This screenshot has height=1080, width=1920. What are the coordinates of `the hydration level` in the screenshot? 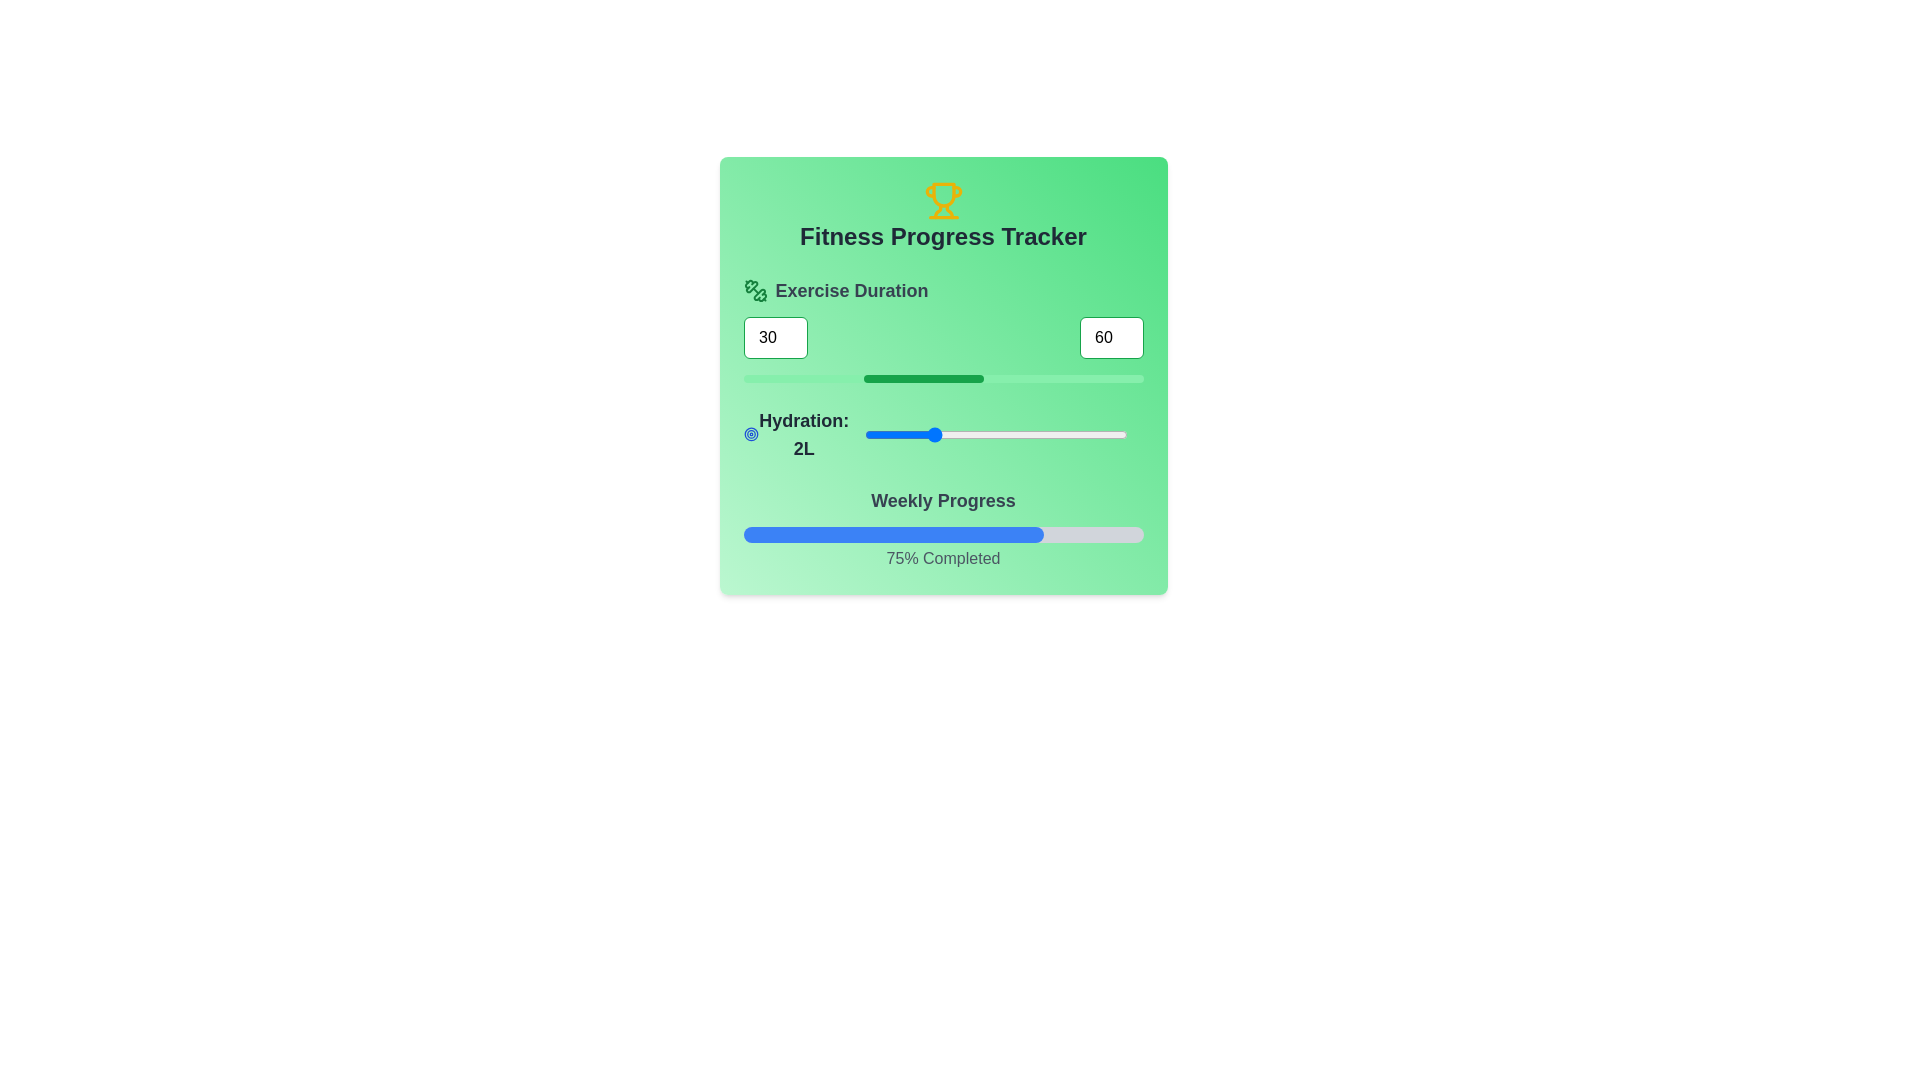 It's located at (996, 434).